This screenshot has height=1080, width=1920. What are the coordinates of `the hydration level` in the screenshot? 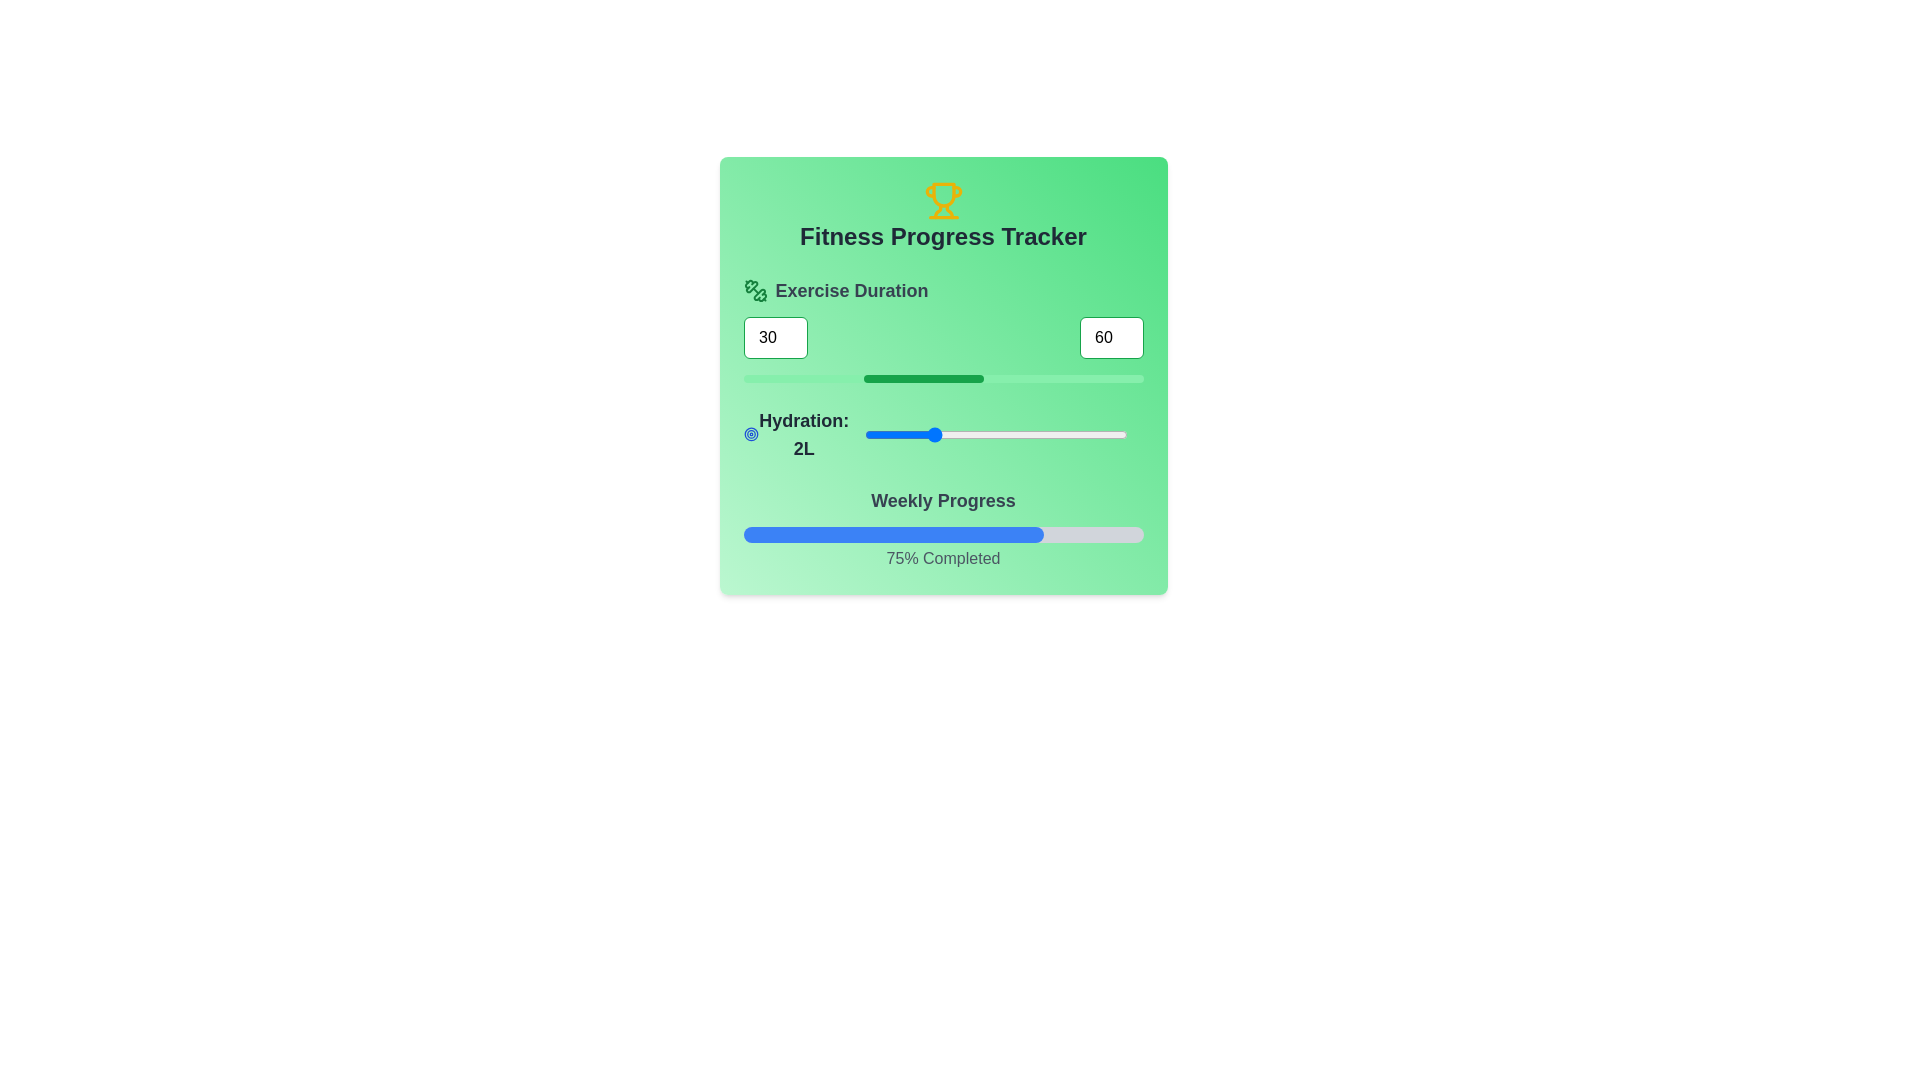 It's located at (996, 434).